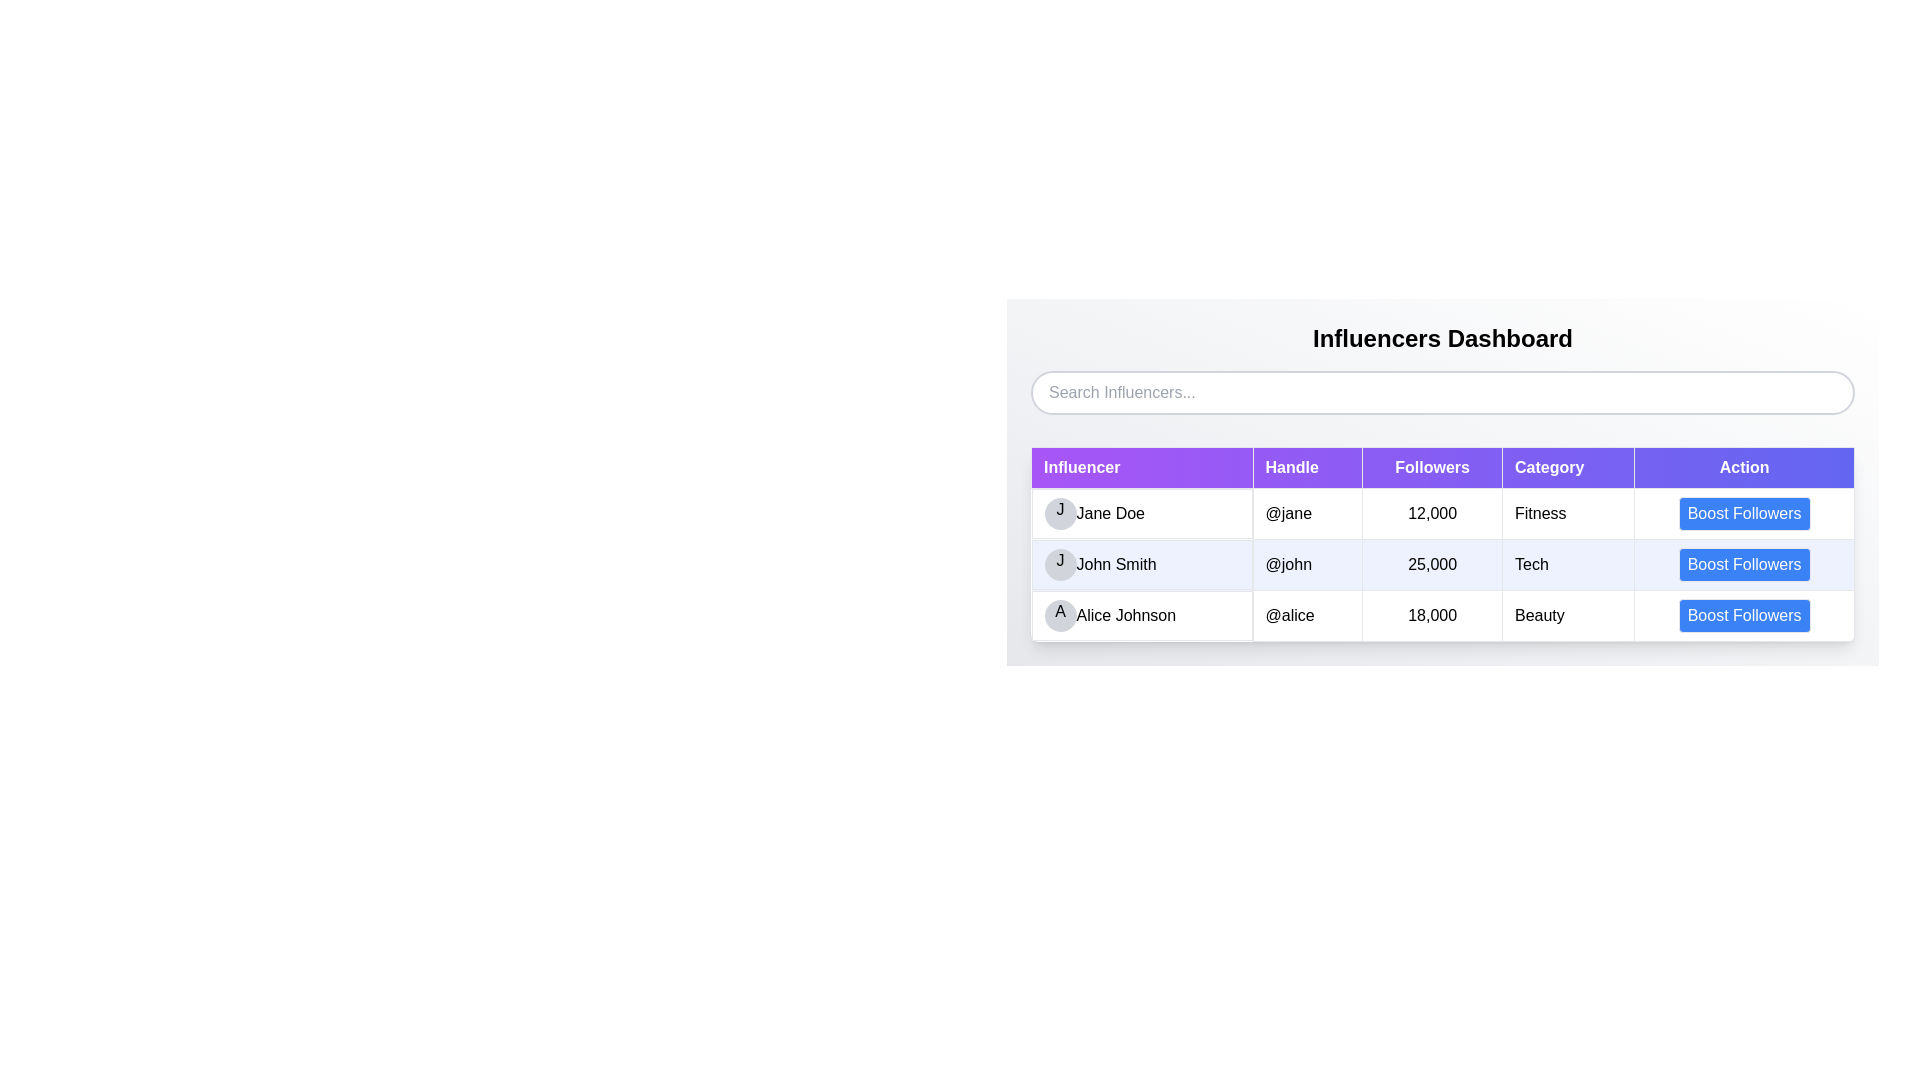  I want to click on the second row of the table showcasing information about 'John Smith', which includes details like username, handle, follower count, category, and a button labeled 'Boost Followers', so click(1443, 564).